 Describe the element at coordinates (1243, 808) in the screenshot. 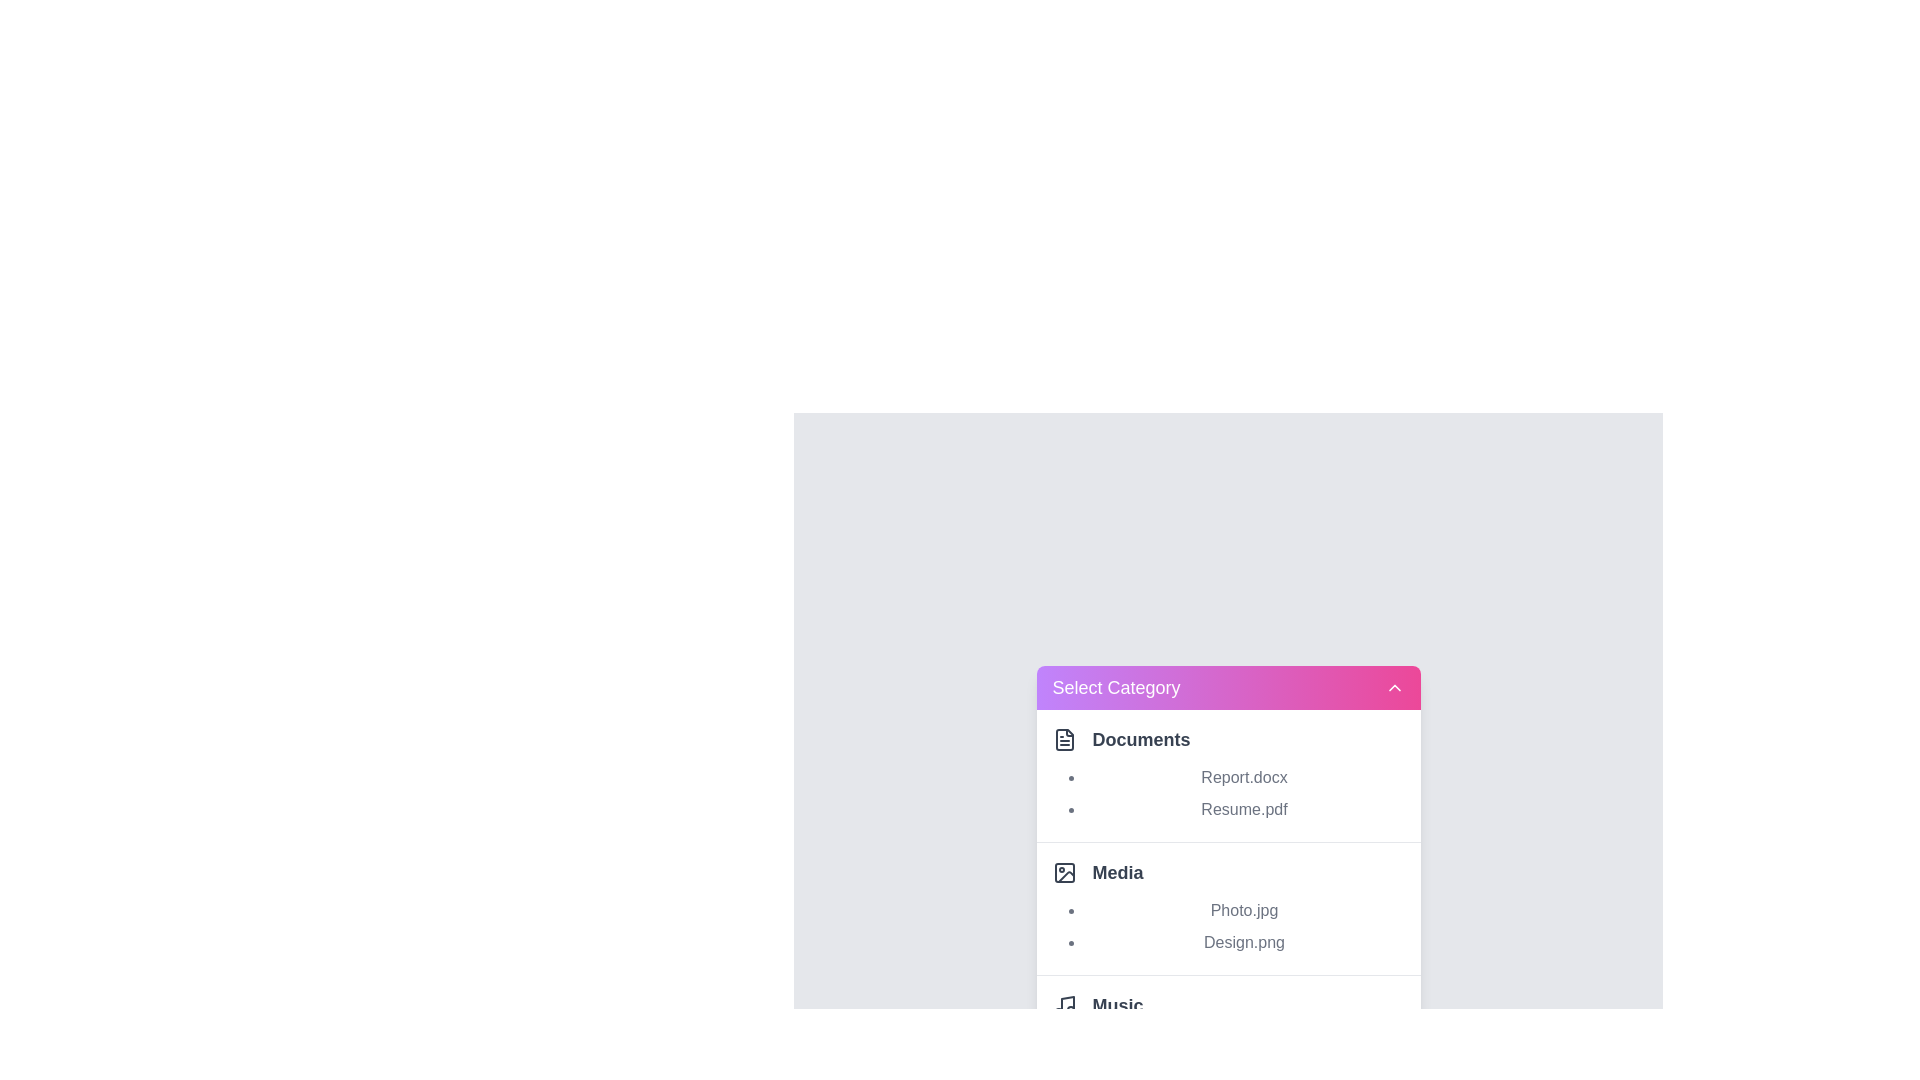

I see `the List item representing the file 'Resume.pdf'` at that location.